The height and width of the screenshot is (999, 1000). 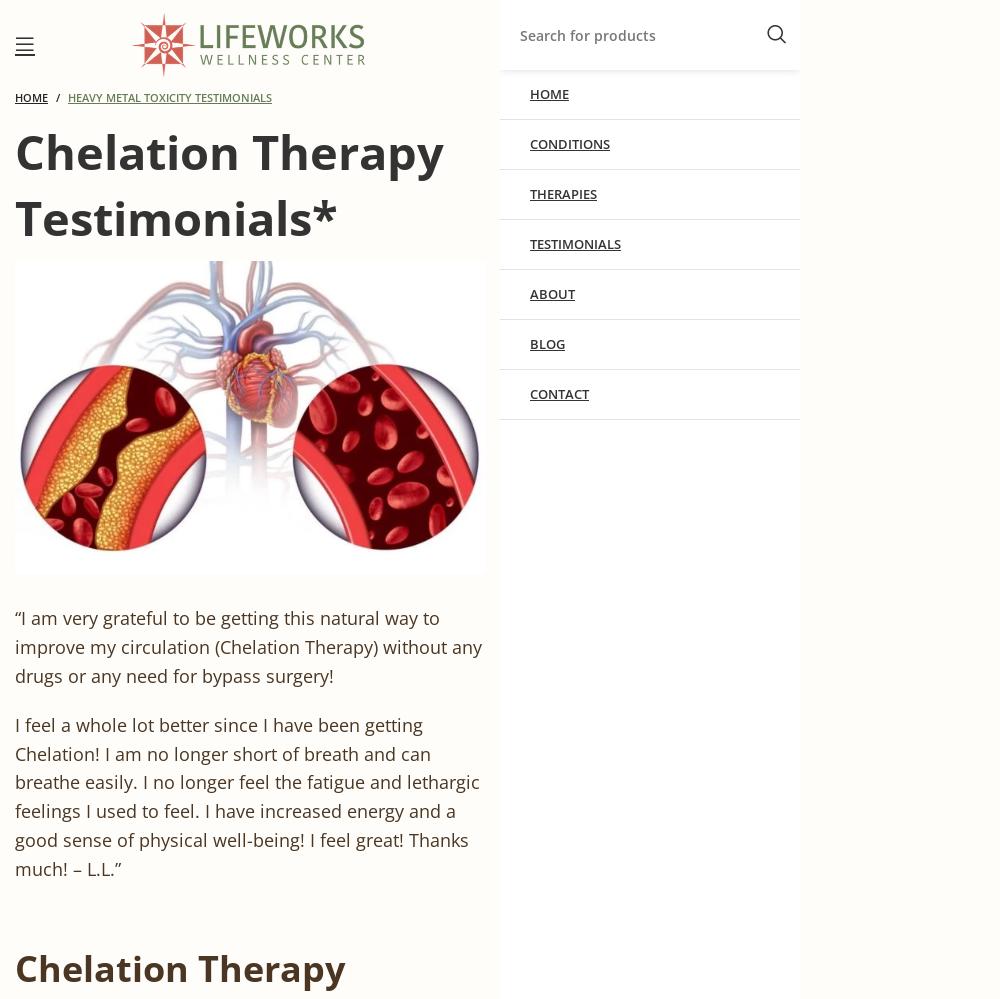 What do you see at coordinates (562, 192) in the screenshot?
I see `'Therapies'` at bounding box center [562, 192].